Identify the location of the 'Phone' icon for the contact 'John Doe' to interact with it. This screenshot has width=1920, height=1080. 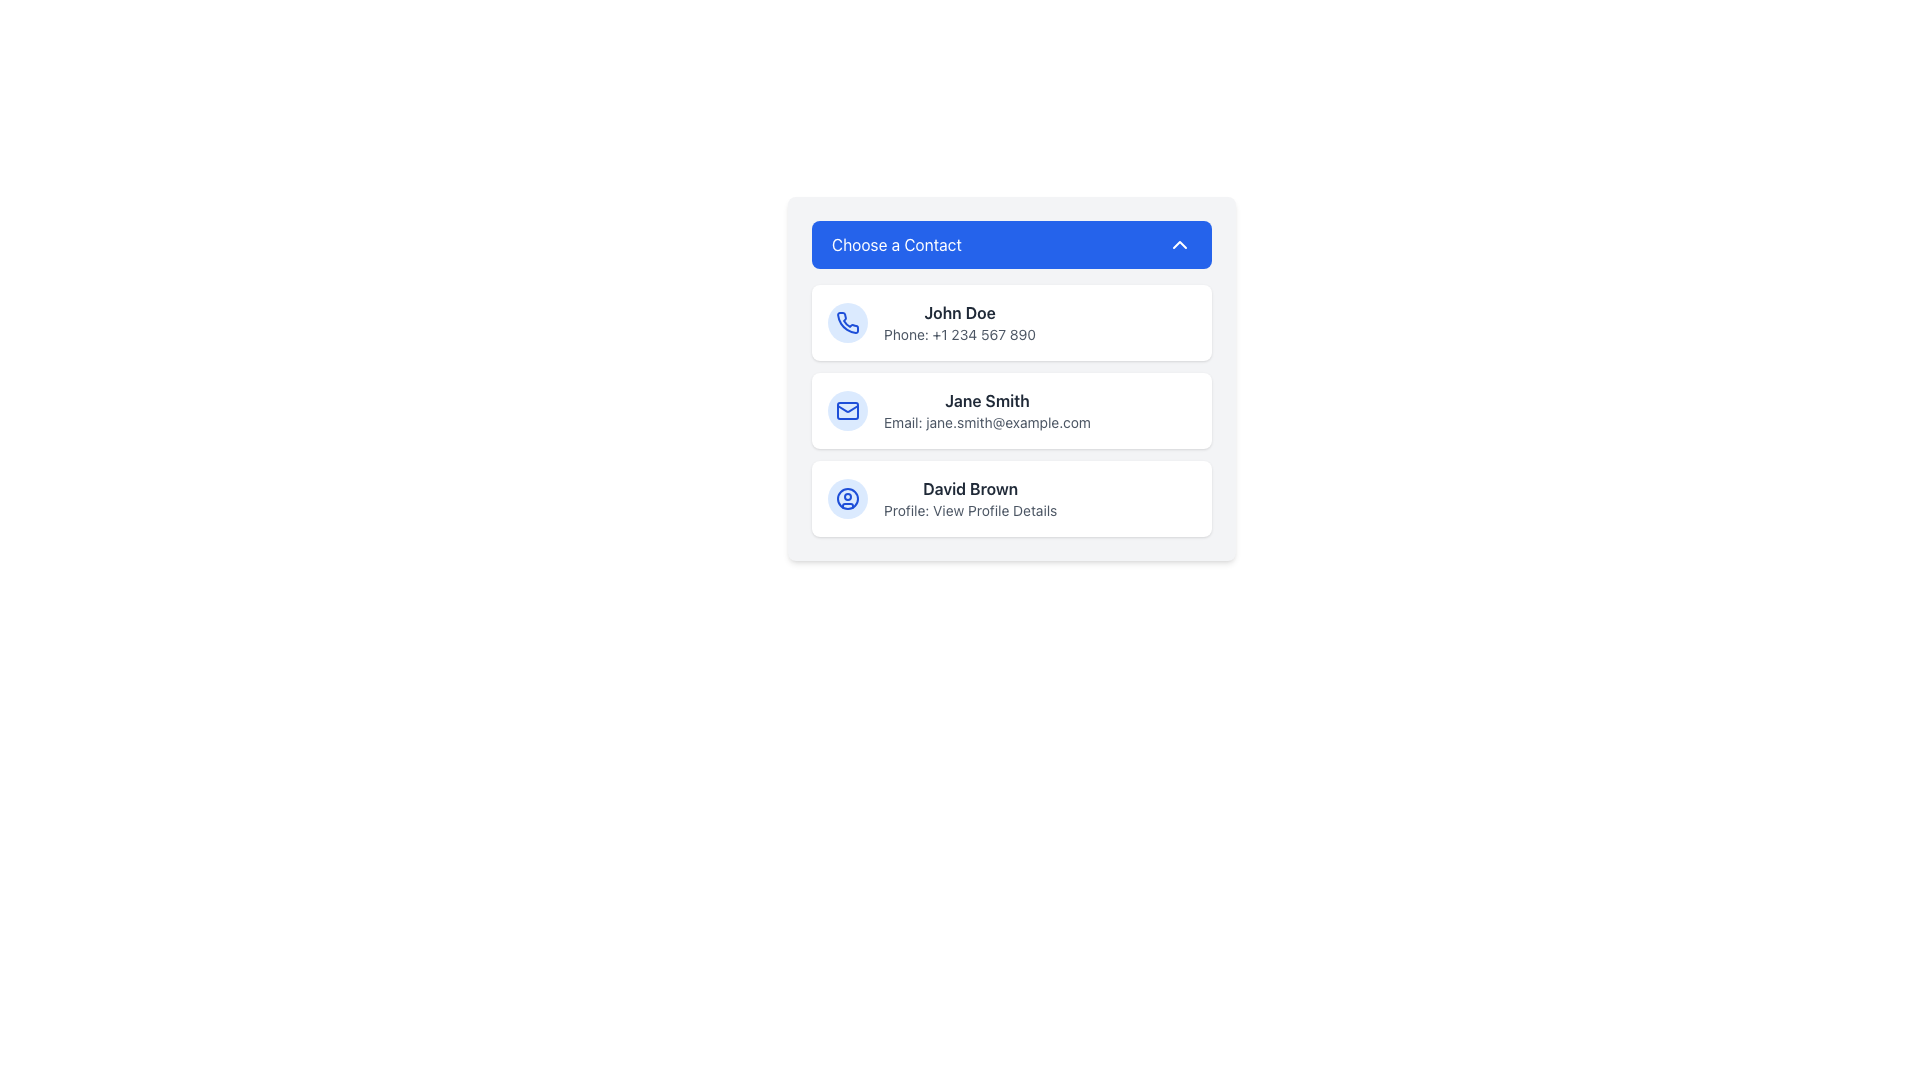
(848, 322).